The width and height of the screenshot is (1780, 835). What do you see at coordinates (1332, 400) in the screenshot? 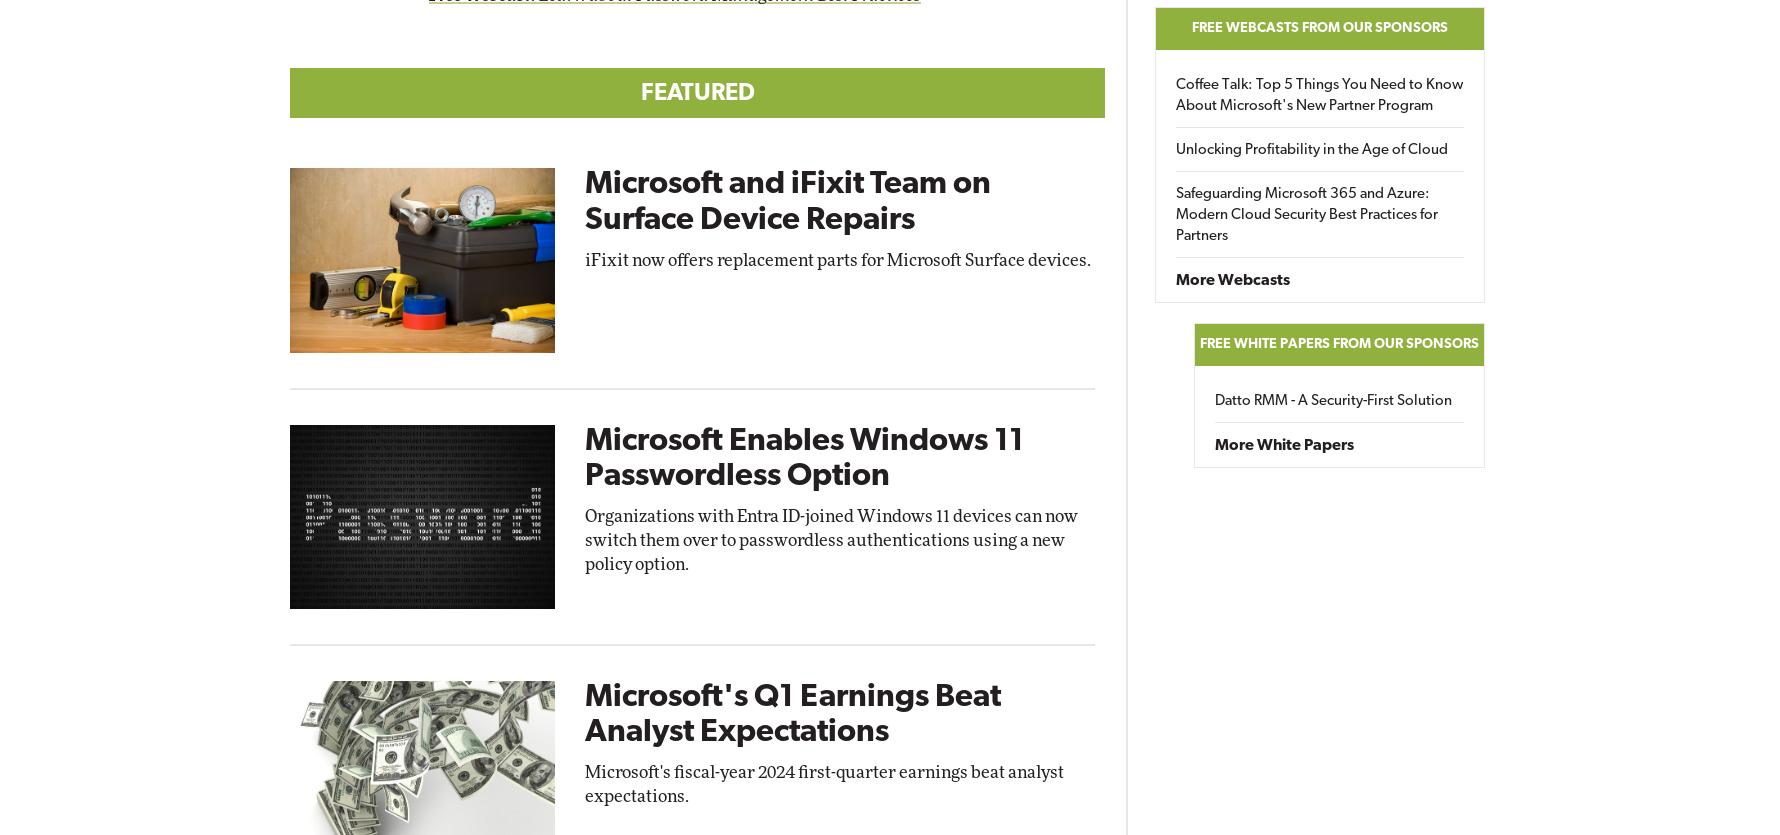
I see `'Datto RMM - A Security-First Solution'` at bounding box center [1332, 400].